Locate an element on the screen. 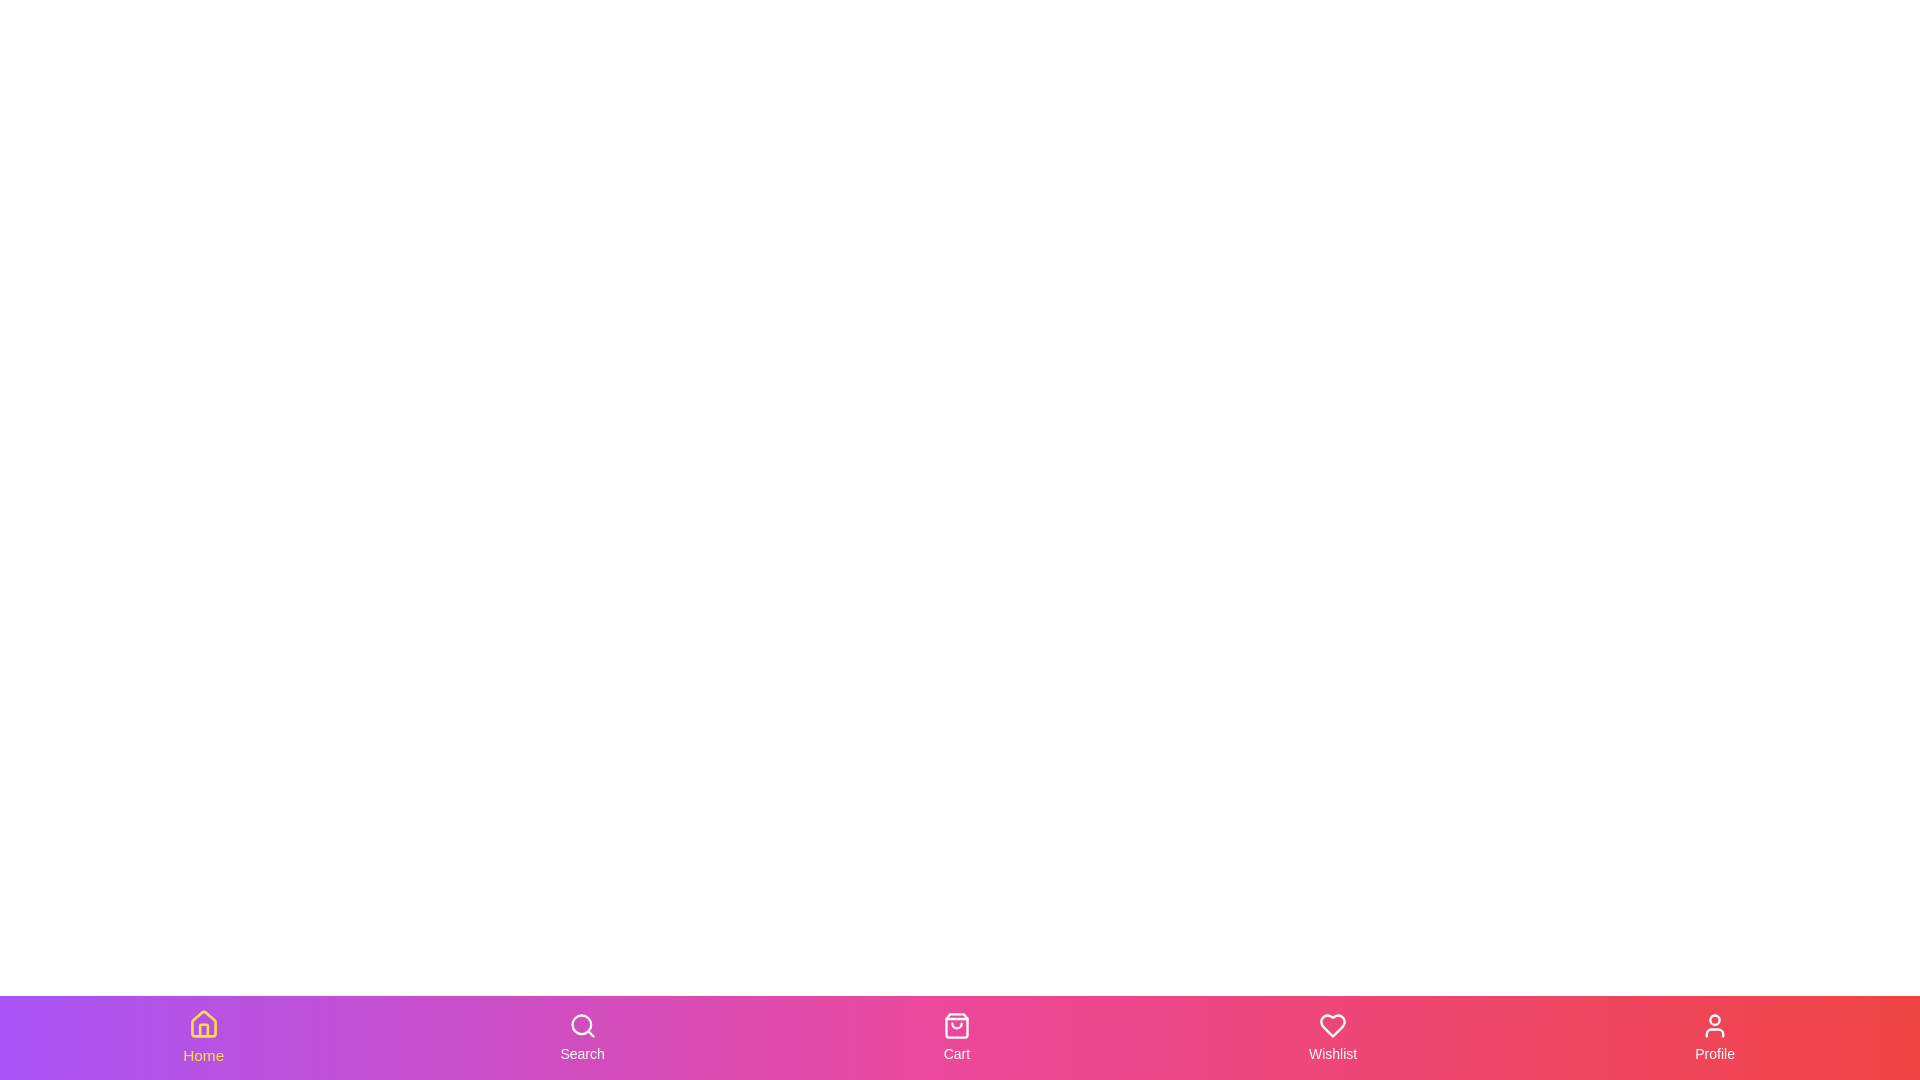 Image resolution: width=1920 pixels, height=1080 pixels. the Wishlist tab in the bottom navigation bar is located at coordinates (1333, 1036).